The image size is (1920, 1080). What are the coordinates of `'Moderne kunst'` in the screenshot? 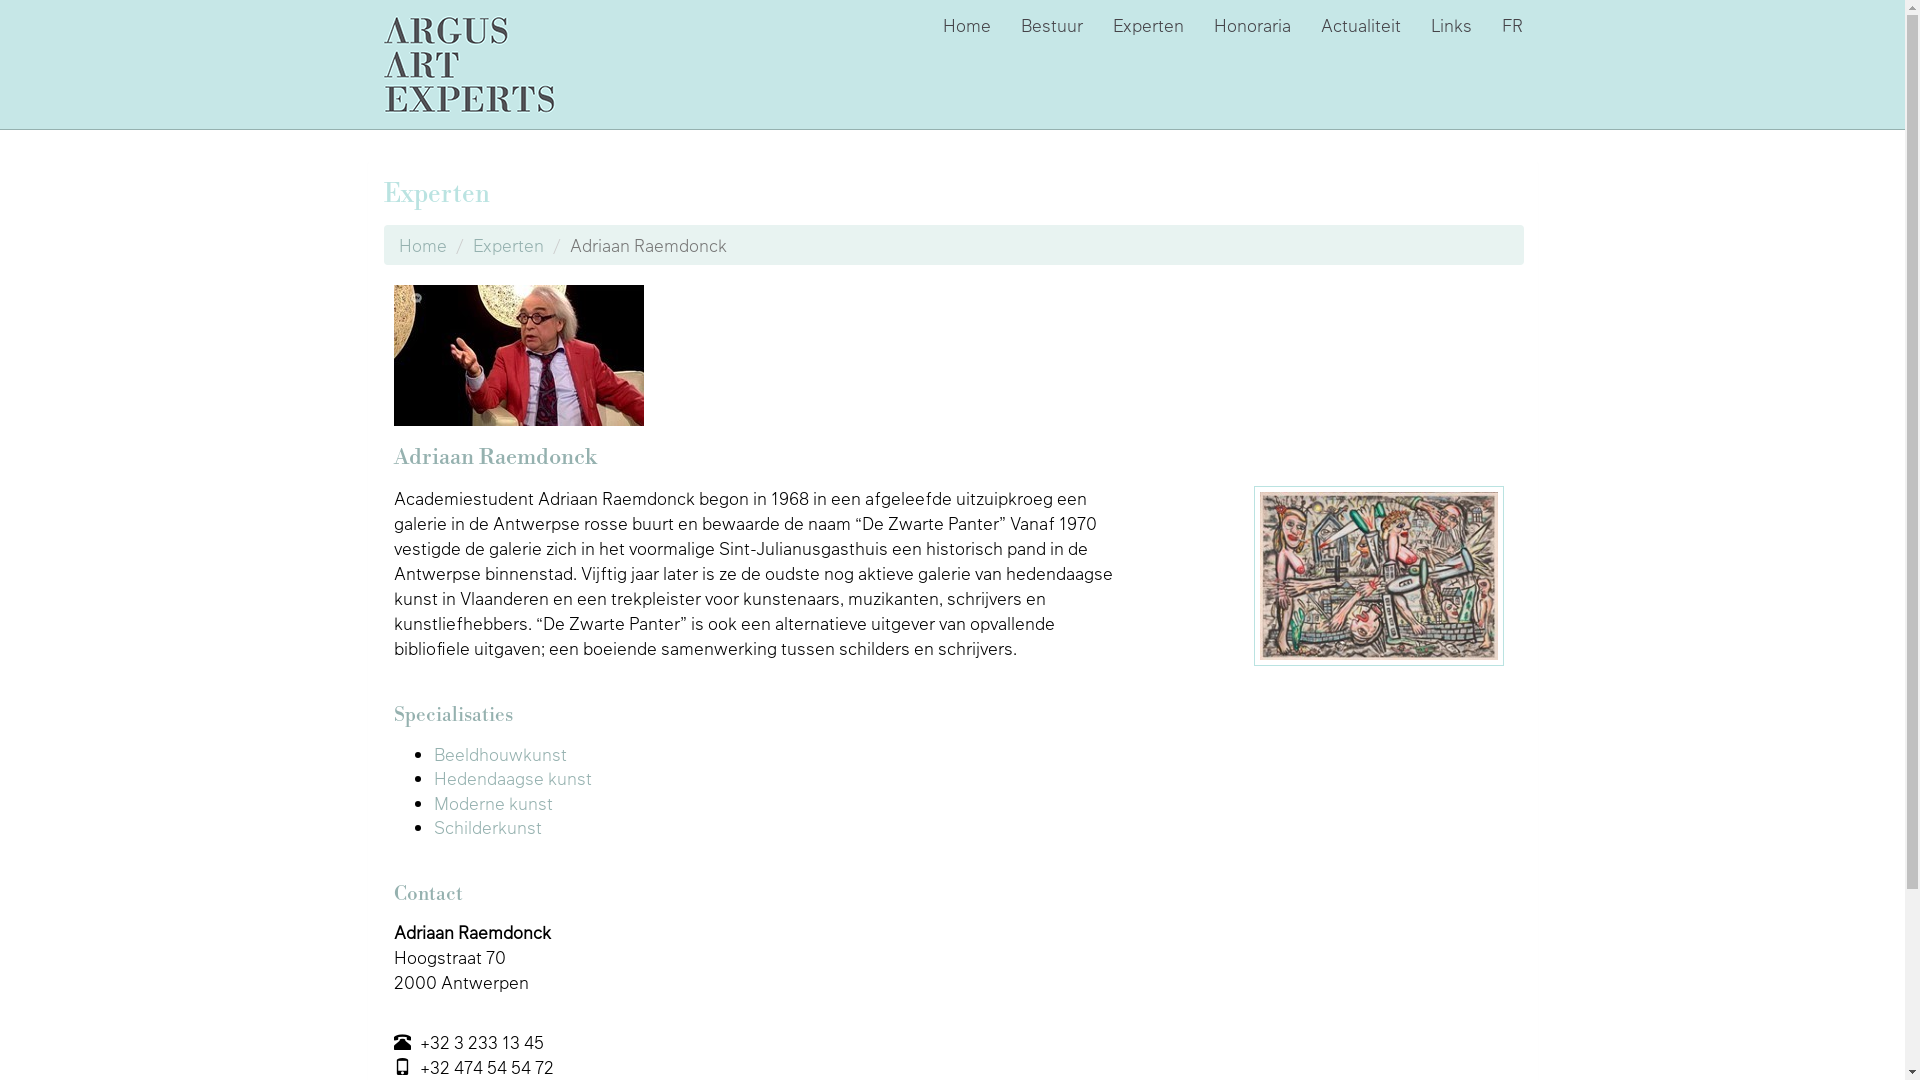 It's located at (493, 801).